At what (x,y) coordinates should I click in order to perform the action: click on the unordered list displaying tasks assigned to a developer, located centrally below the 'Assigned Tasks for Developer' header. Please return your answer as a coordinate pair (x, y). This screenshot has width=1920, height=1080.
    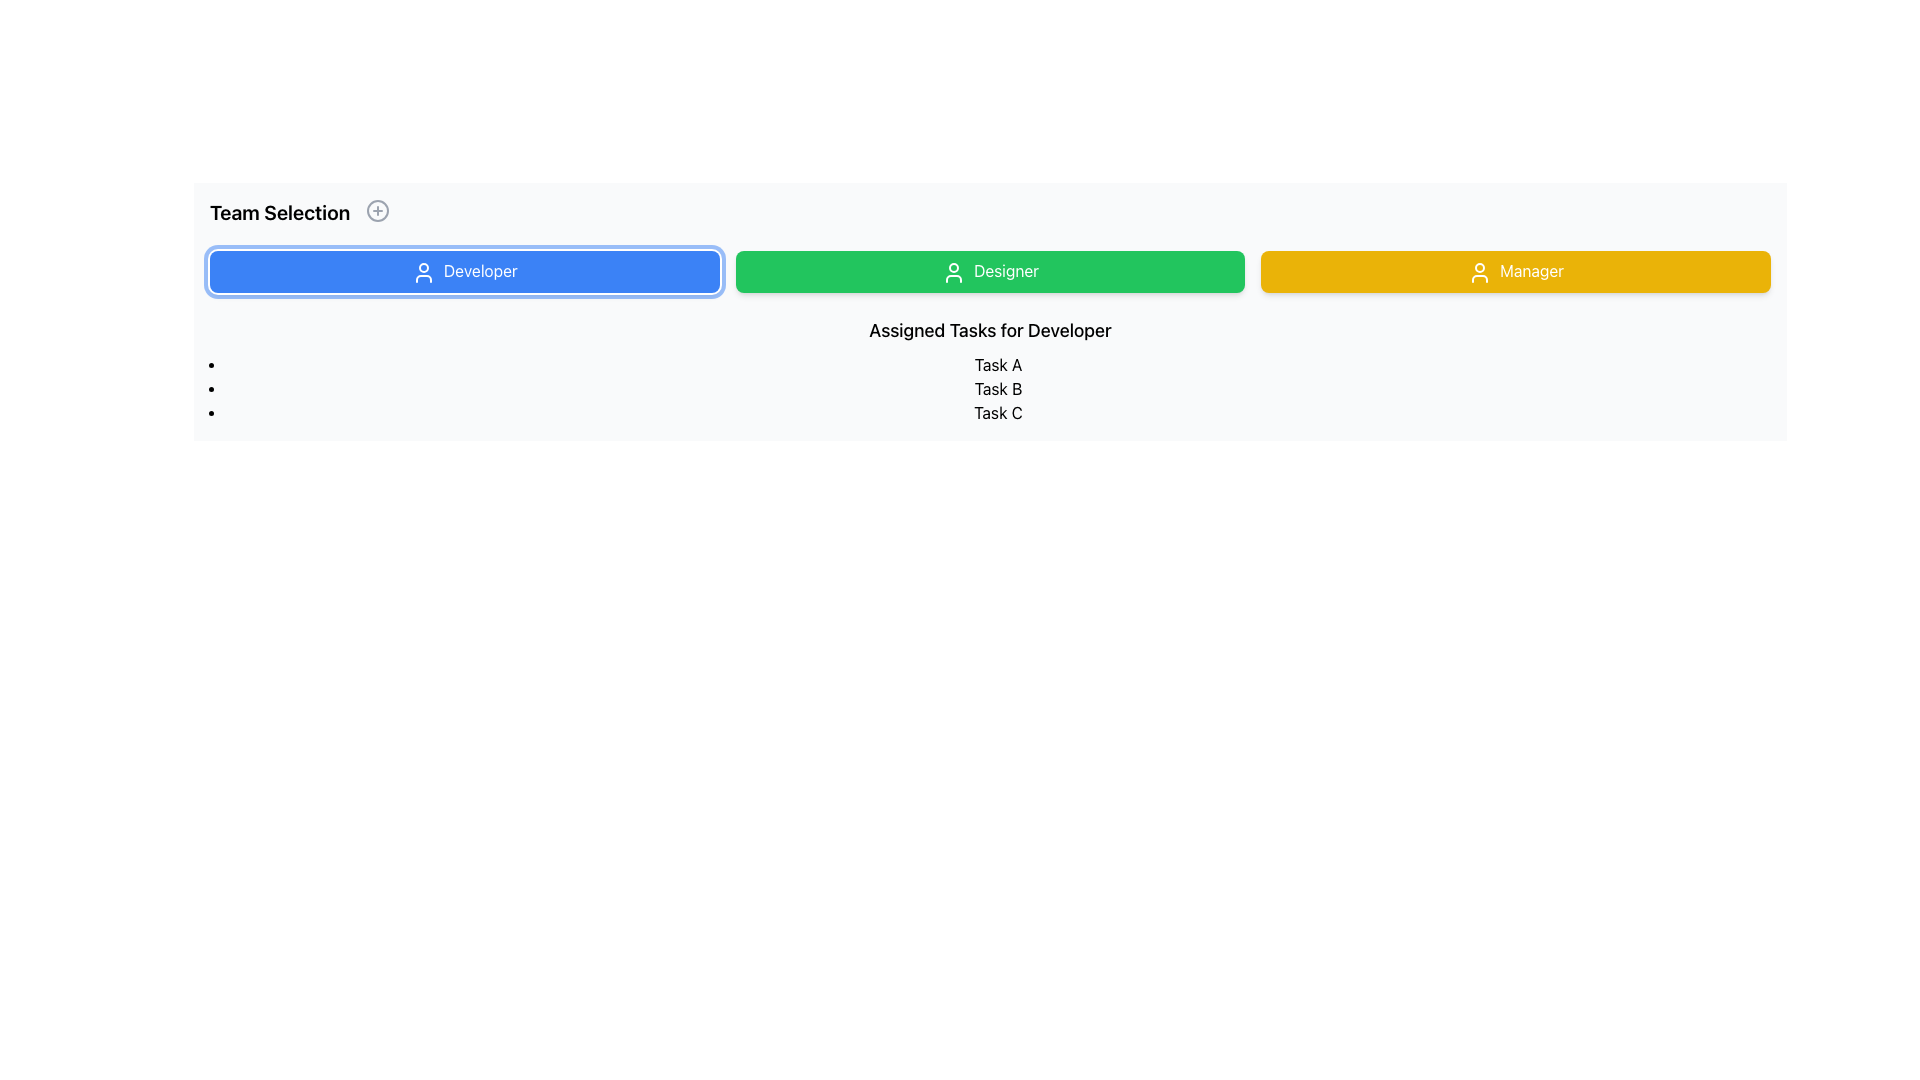
    Looking at the image, I should click on (998, 388).